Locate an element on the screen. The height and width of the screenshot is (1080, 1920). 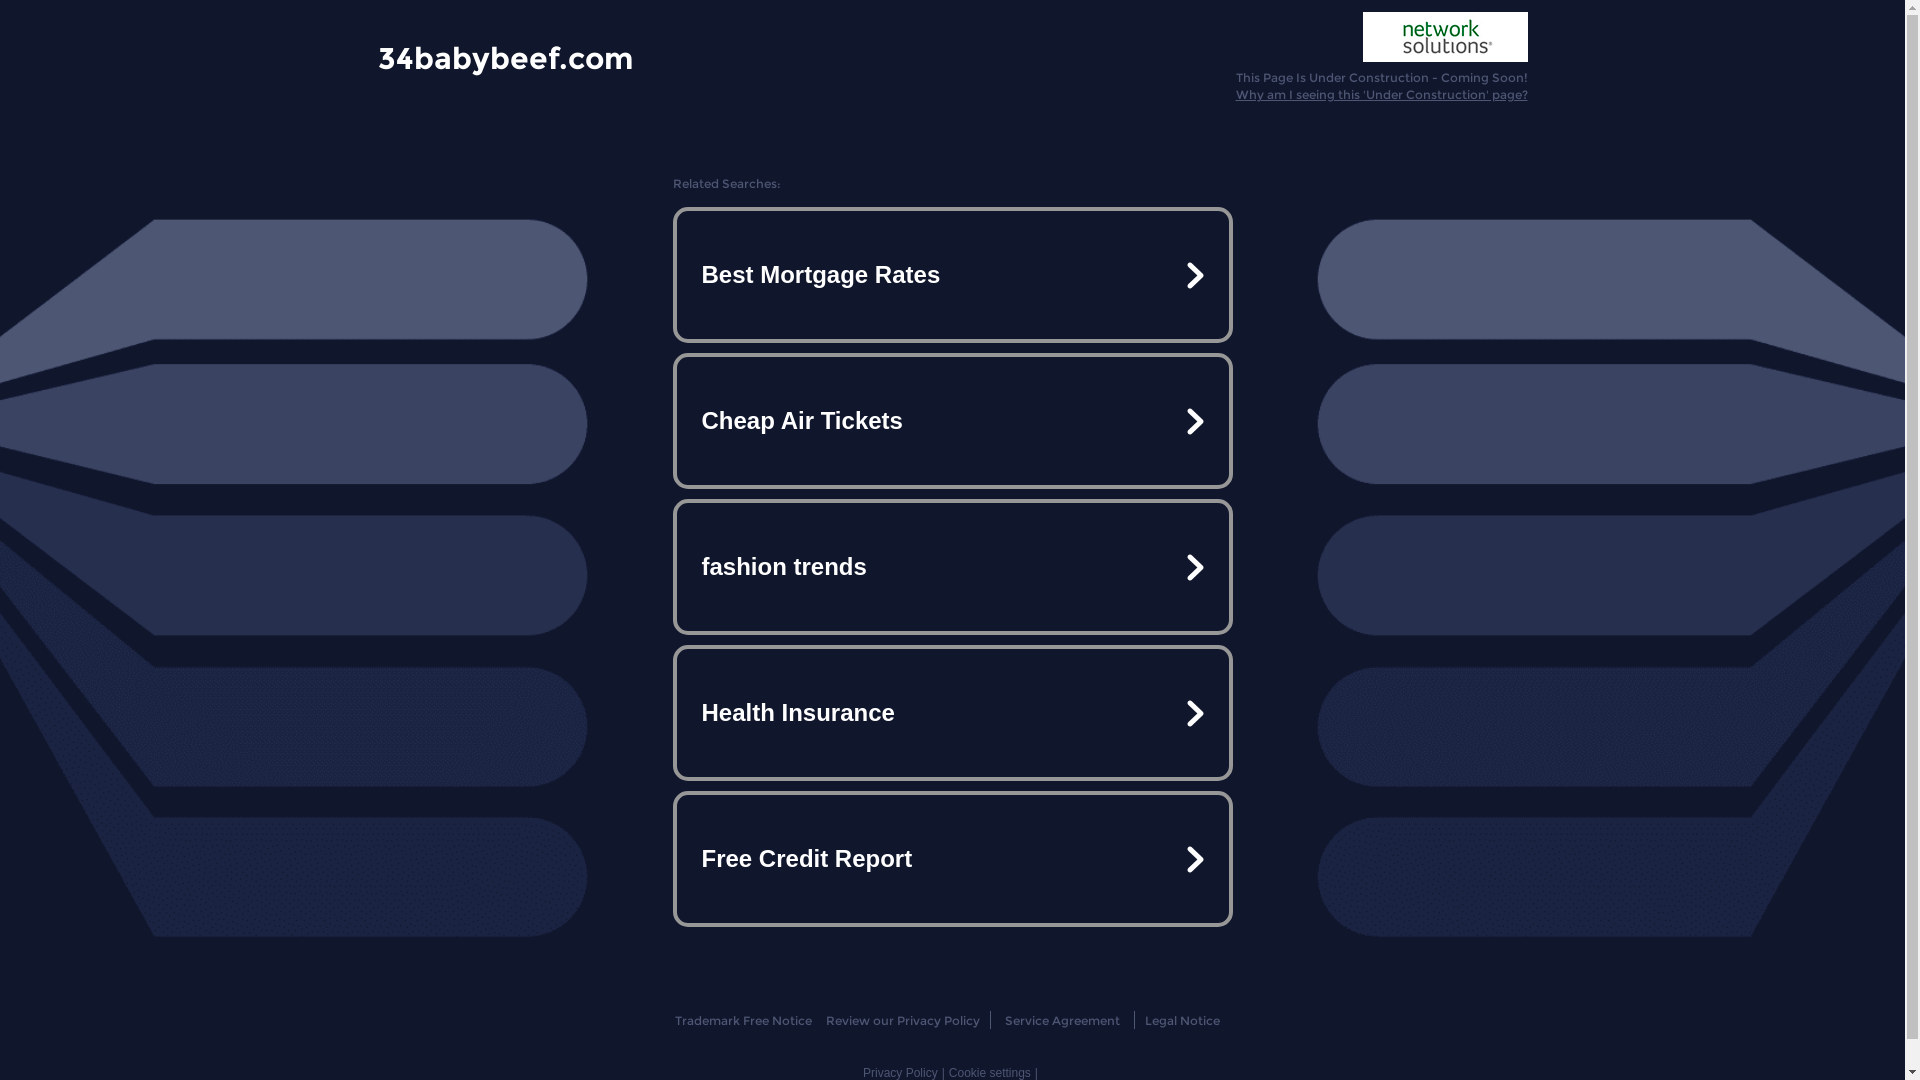
'34babybeef.com' is located at coordinates (505, 56).